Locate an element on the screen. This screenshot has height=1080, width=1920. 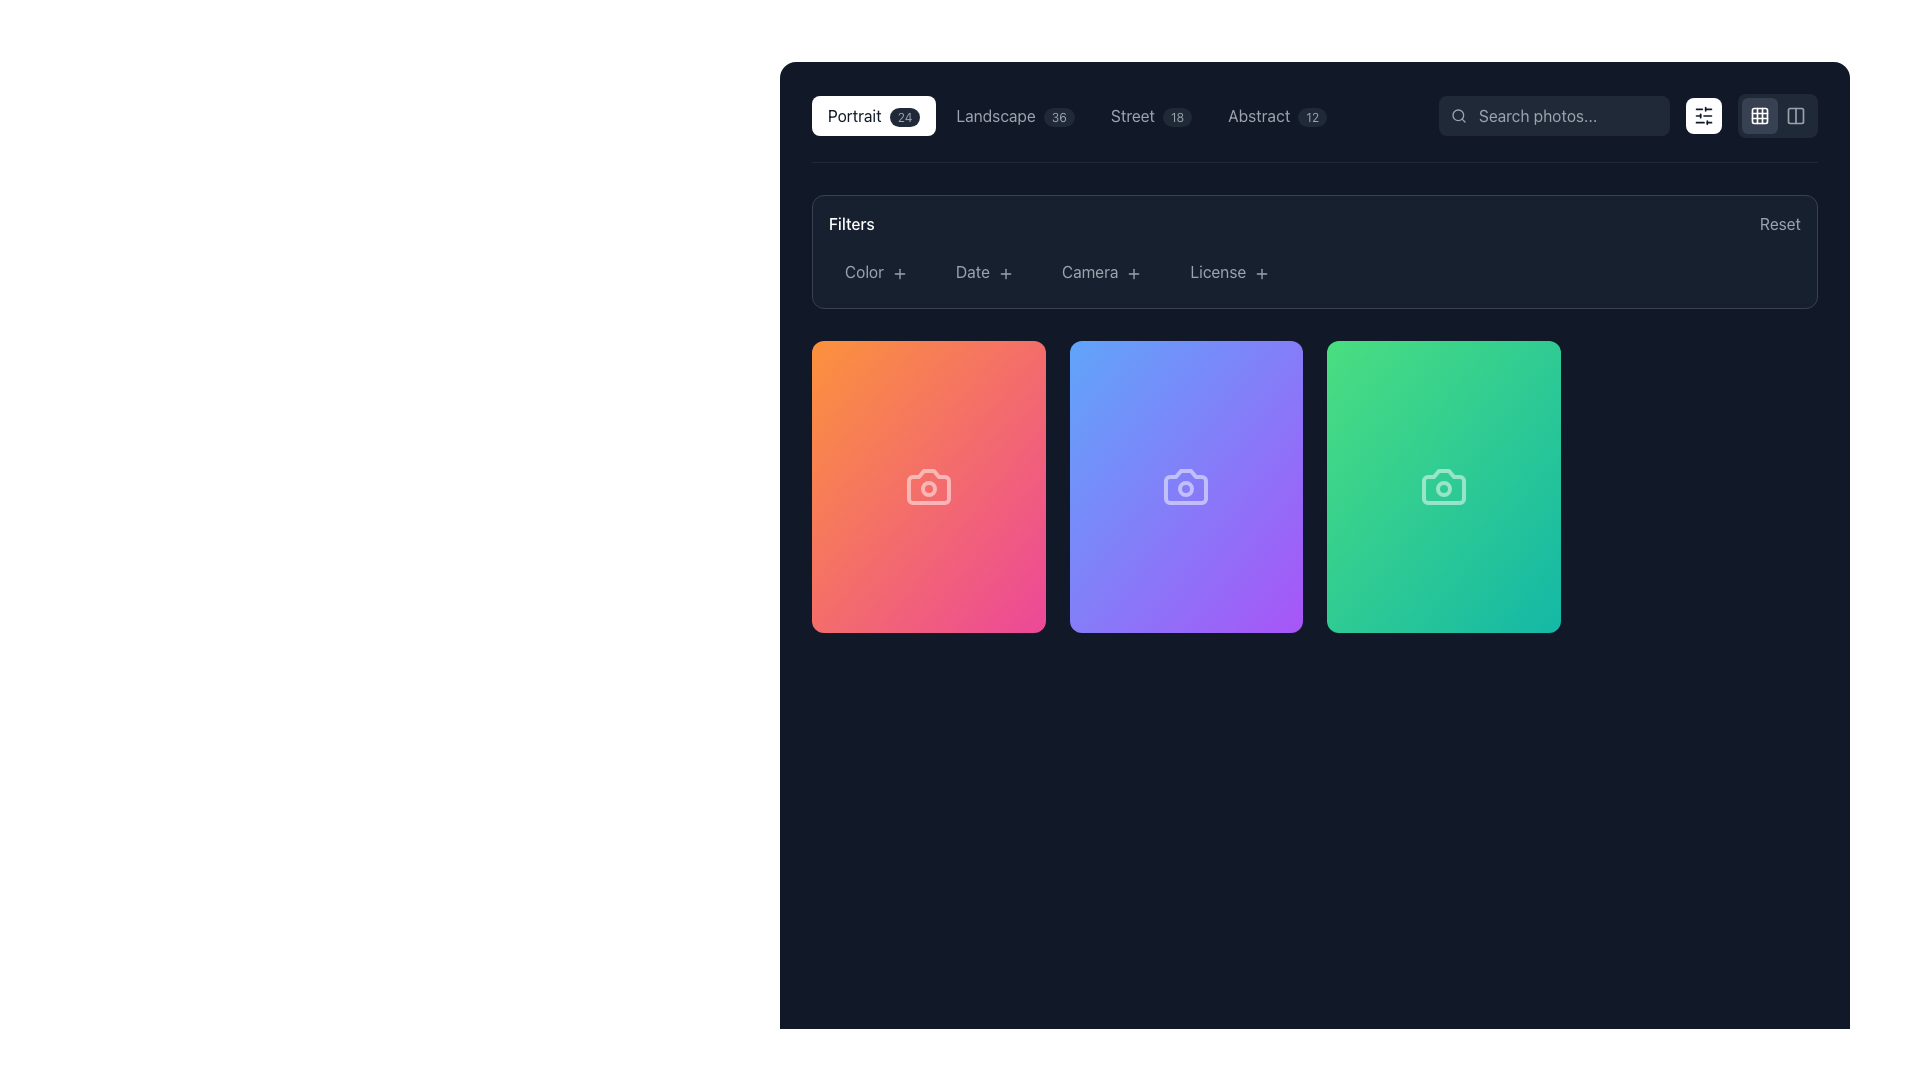
the camera icon graphic with a green outline located on the rightmost green card in a row of three cards (orange, purple, green) is located at coordinates (1443, 486).